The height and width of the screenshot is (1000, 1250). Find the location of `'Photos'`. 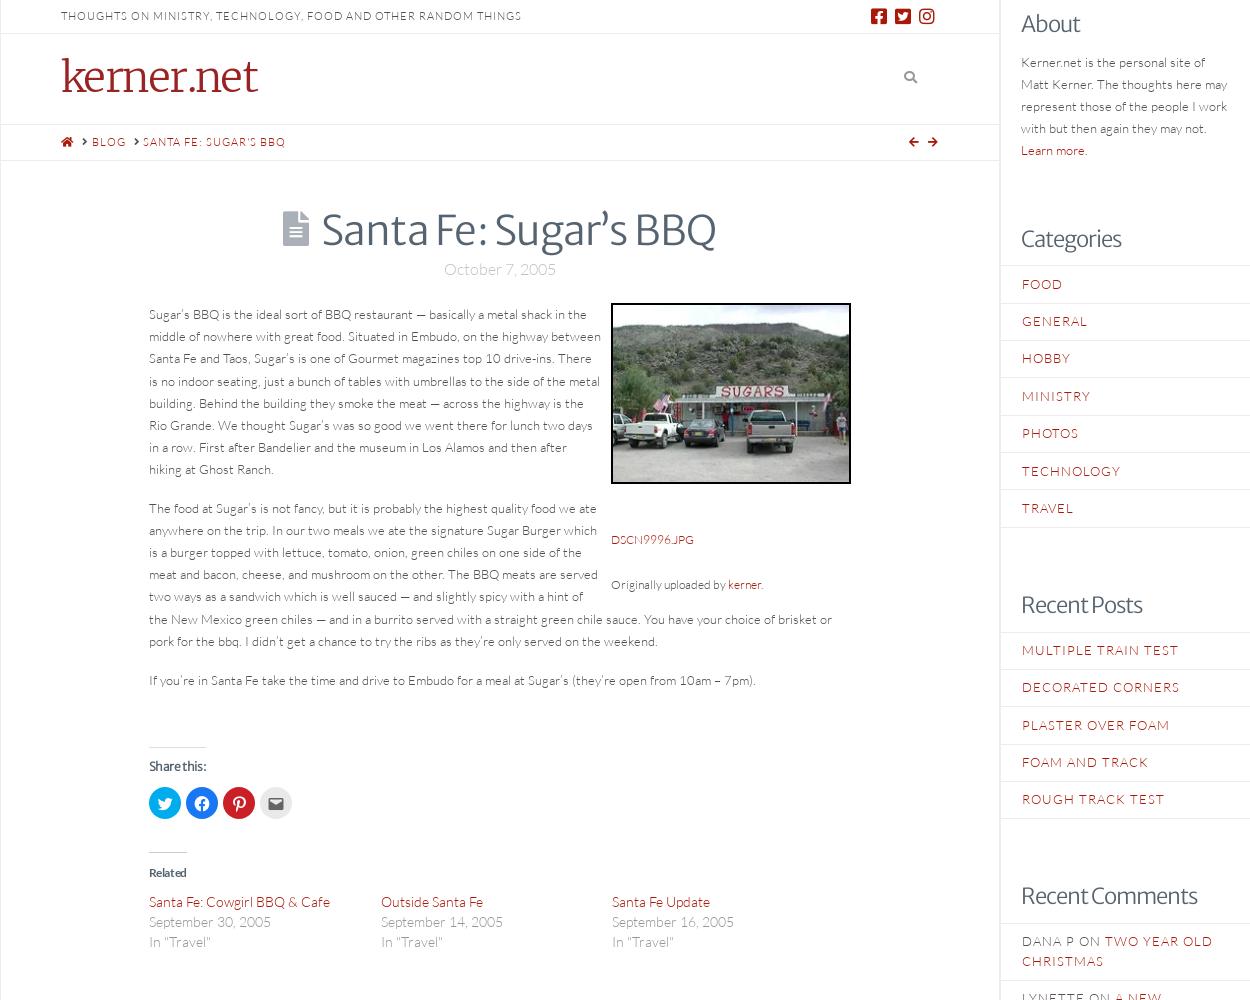

'Photos' is located at coordinates (1050, 433).